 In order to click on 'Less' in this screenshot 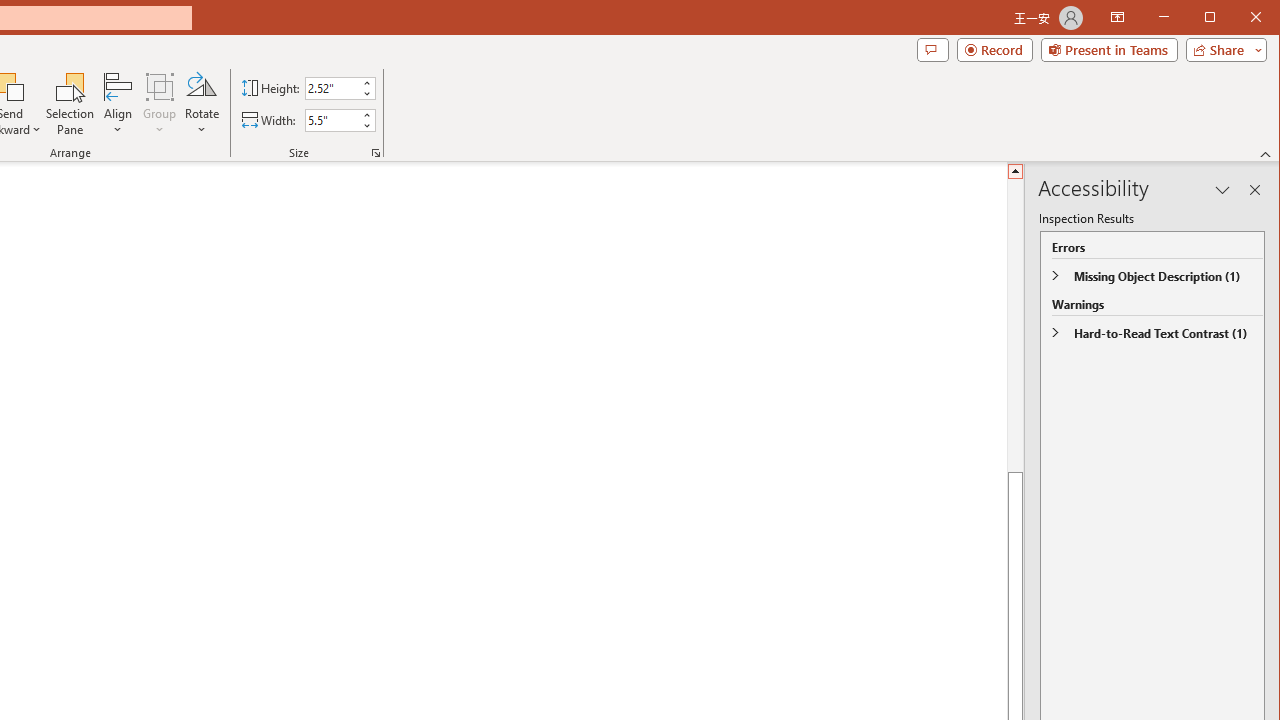, I will do `click(366, 125)`.